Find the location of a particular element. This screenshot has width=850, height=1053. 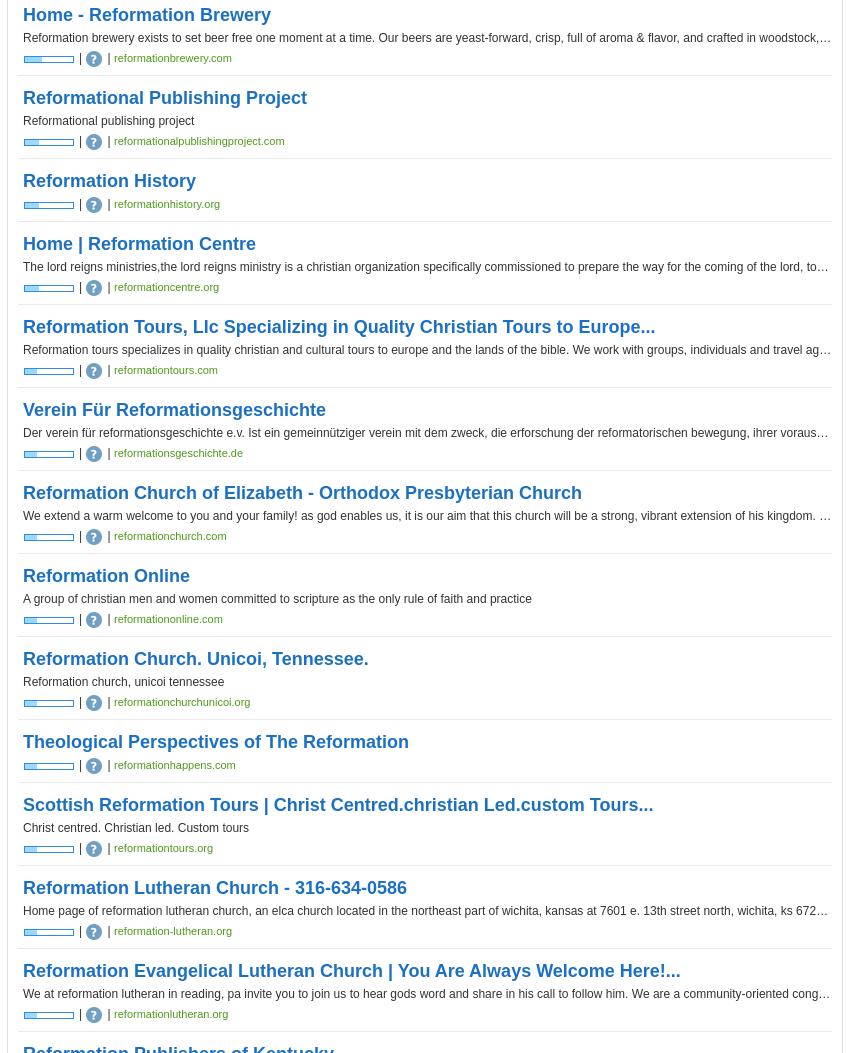

'reformation-lutheran.org' is located at coordinates (112, 929).